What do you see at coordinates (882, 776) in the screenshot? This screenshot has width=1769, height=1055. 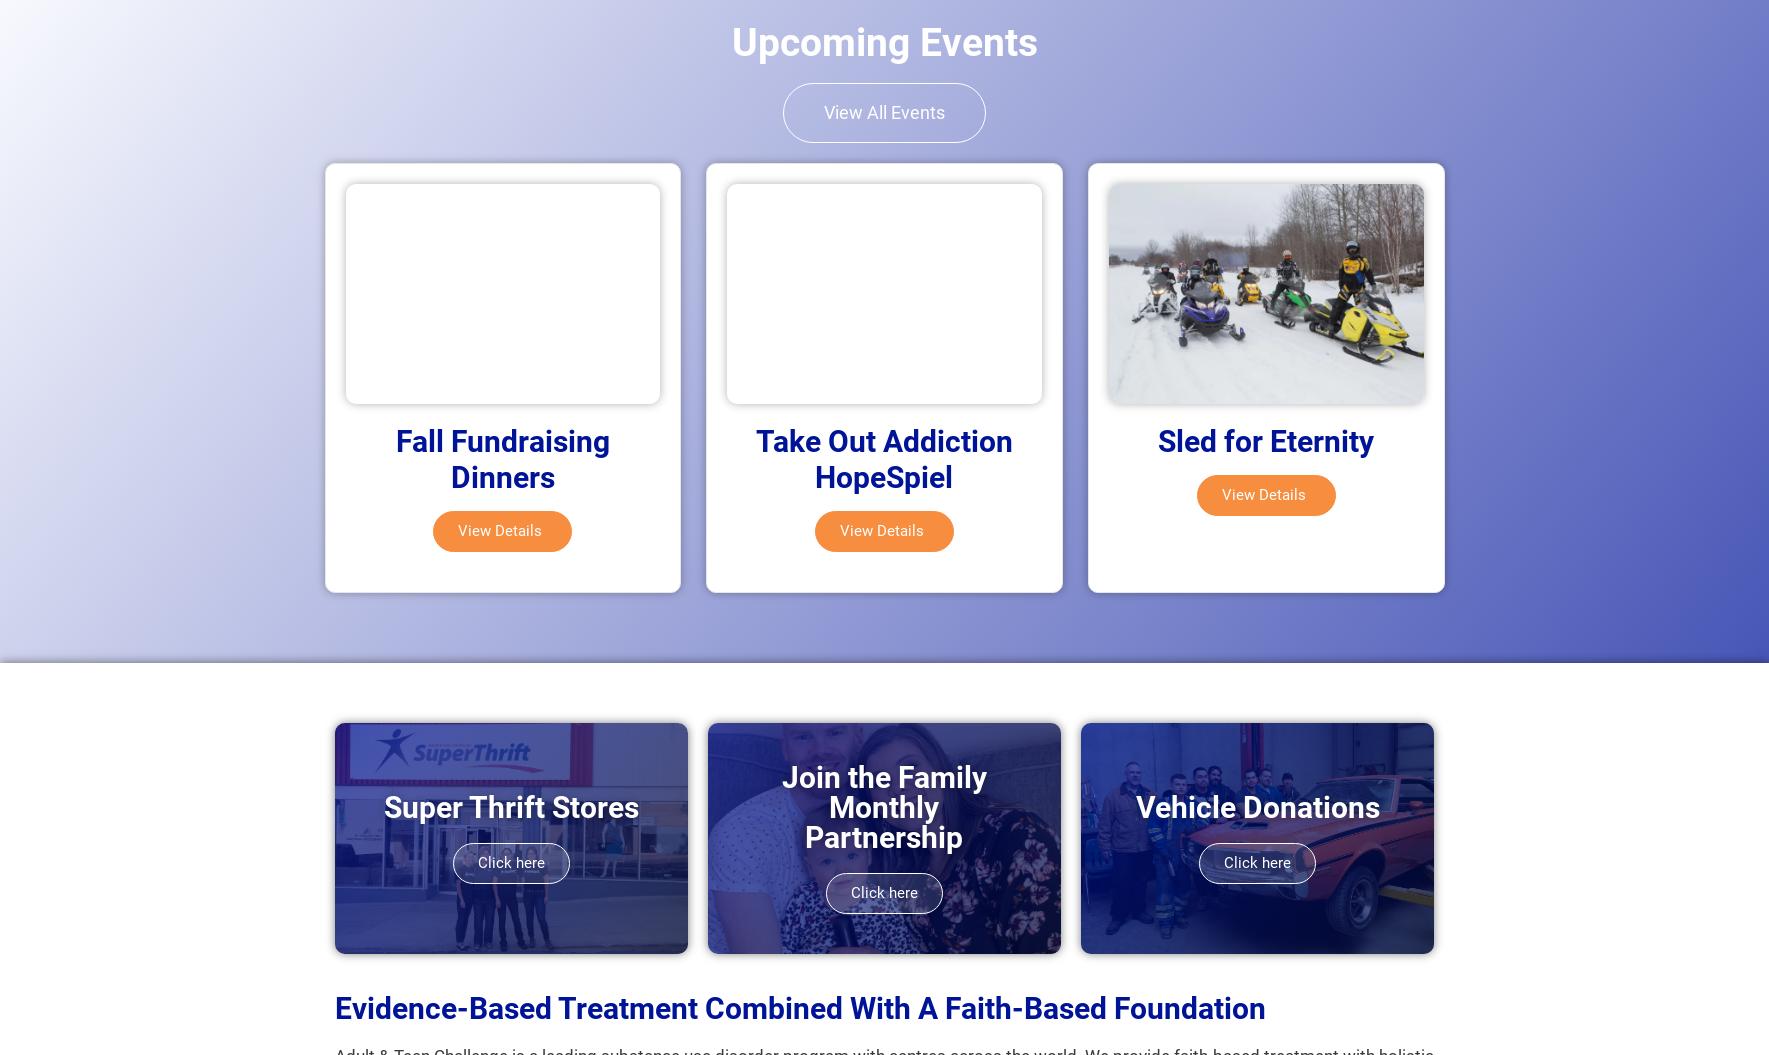 I see `'Join the Family'` at bounding box center [882, 776].